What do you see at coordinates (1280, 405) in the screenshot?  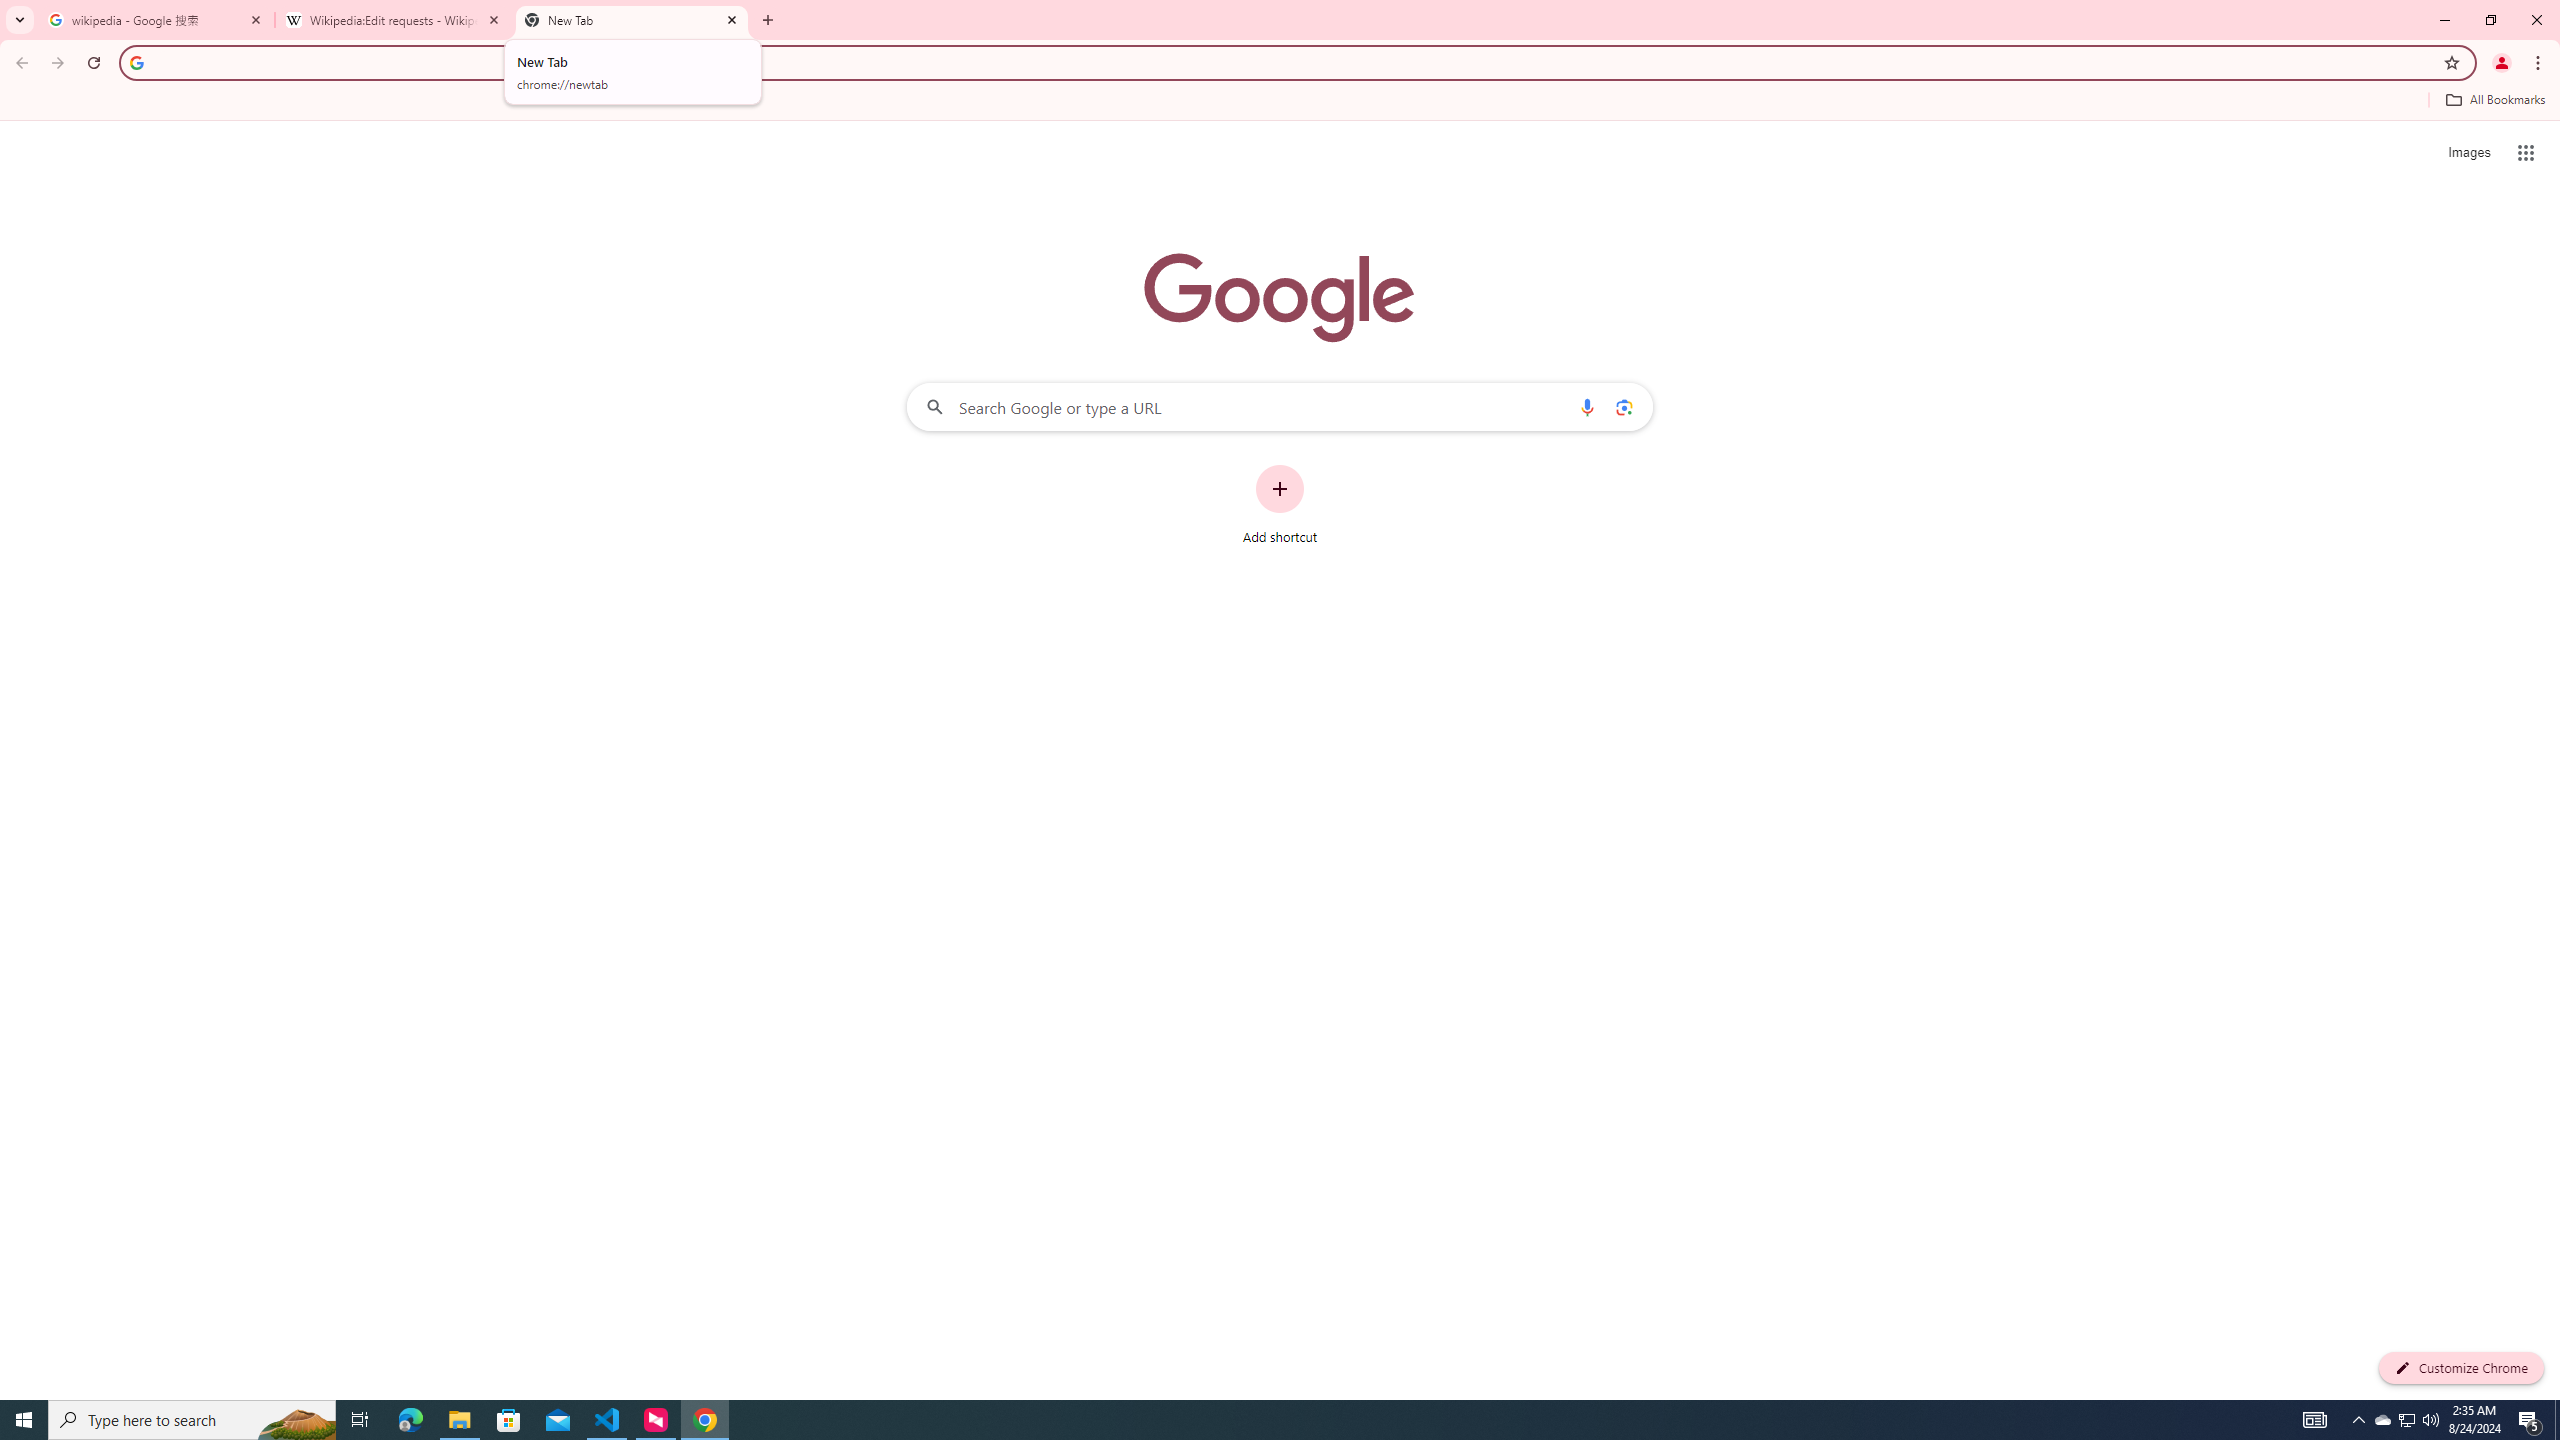 I see `'Search Google or type a URL'` at bounding box center [1280, 405].